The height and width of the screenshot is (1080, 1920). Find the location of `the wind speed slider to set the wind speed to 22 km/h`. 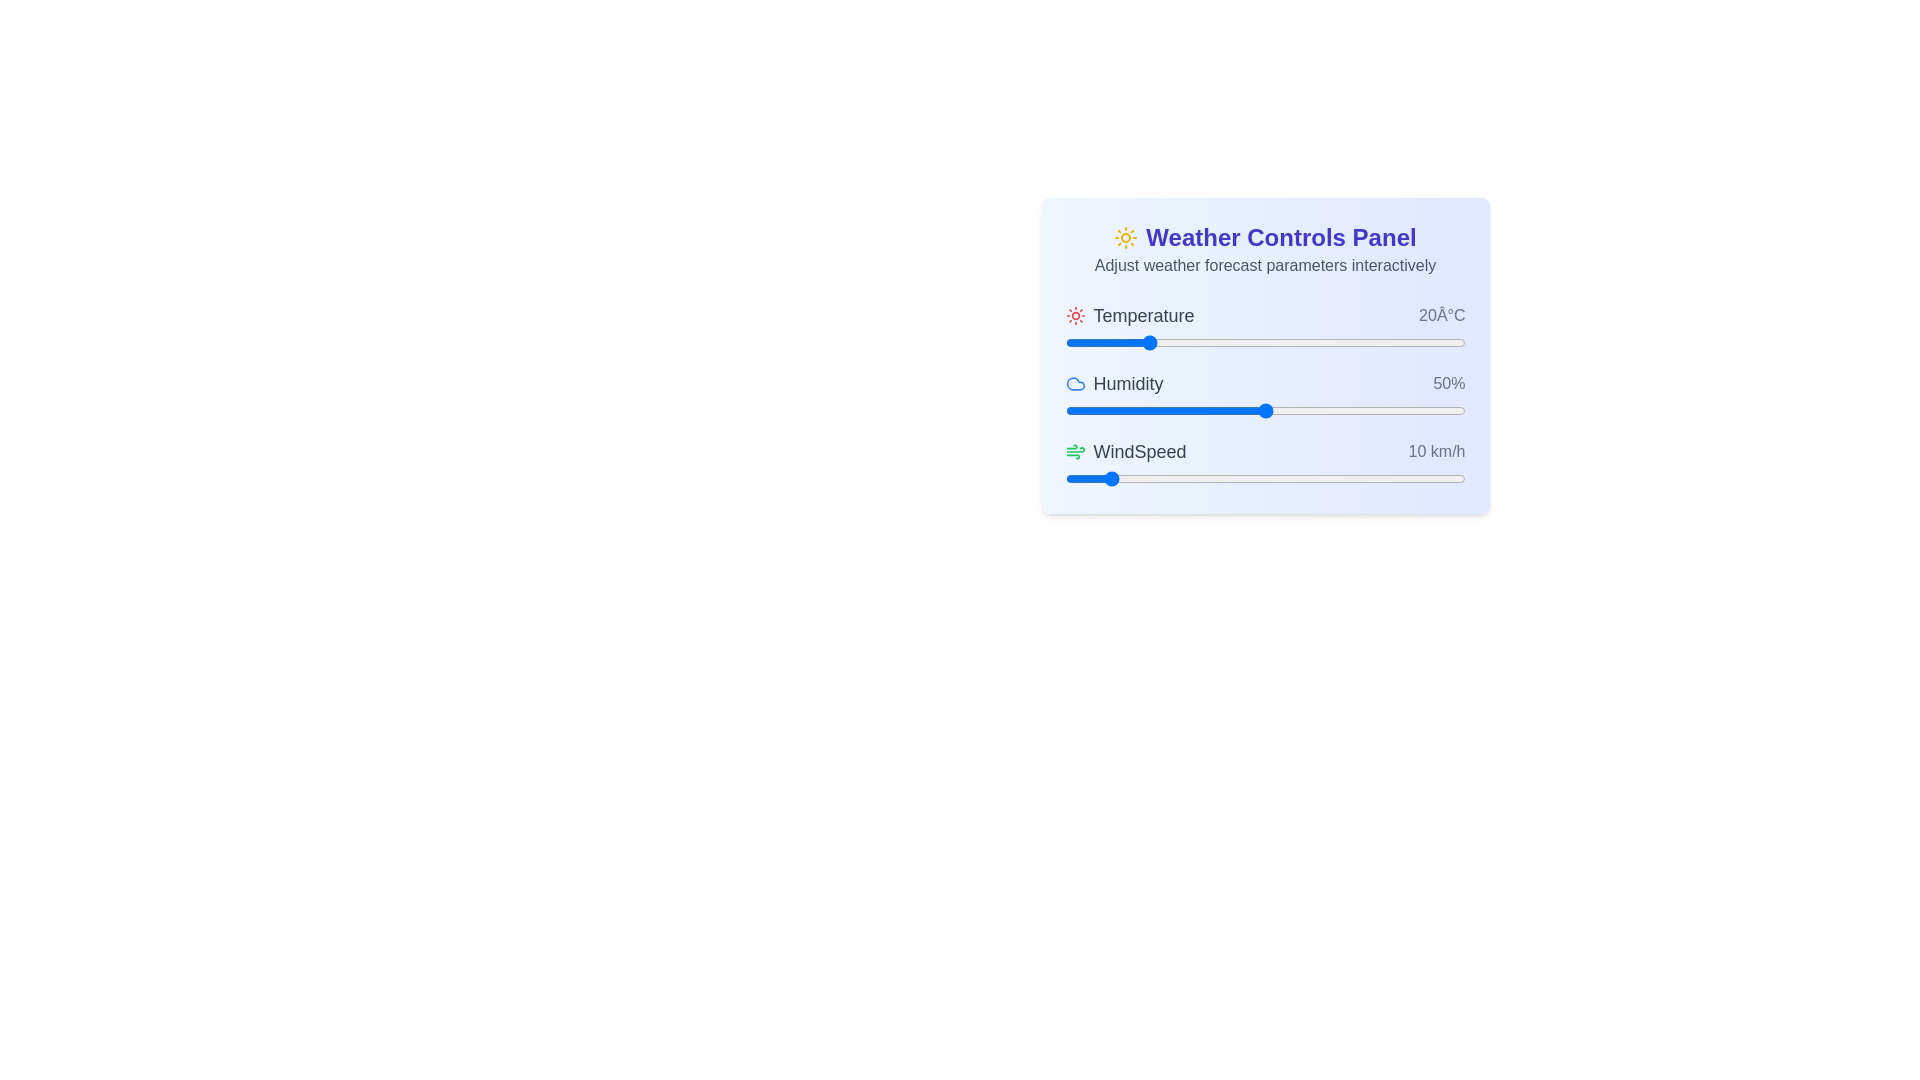

the wind speed slider to set the wind speed to 22 km/h is located at coordinates (1153, 478).